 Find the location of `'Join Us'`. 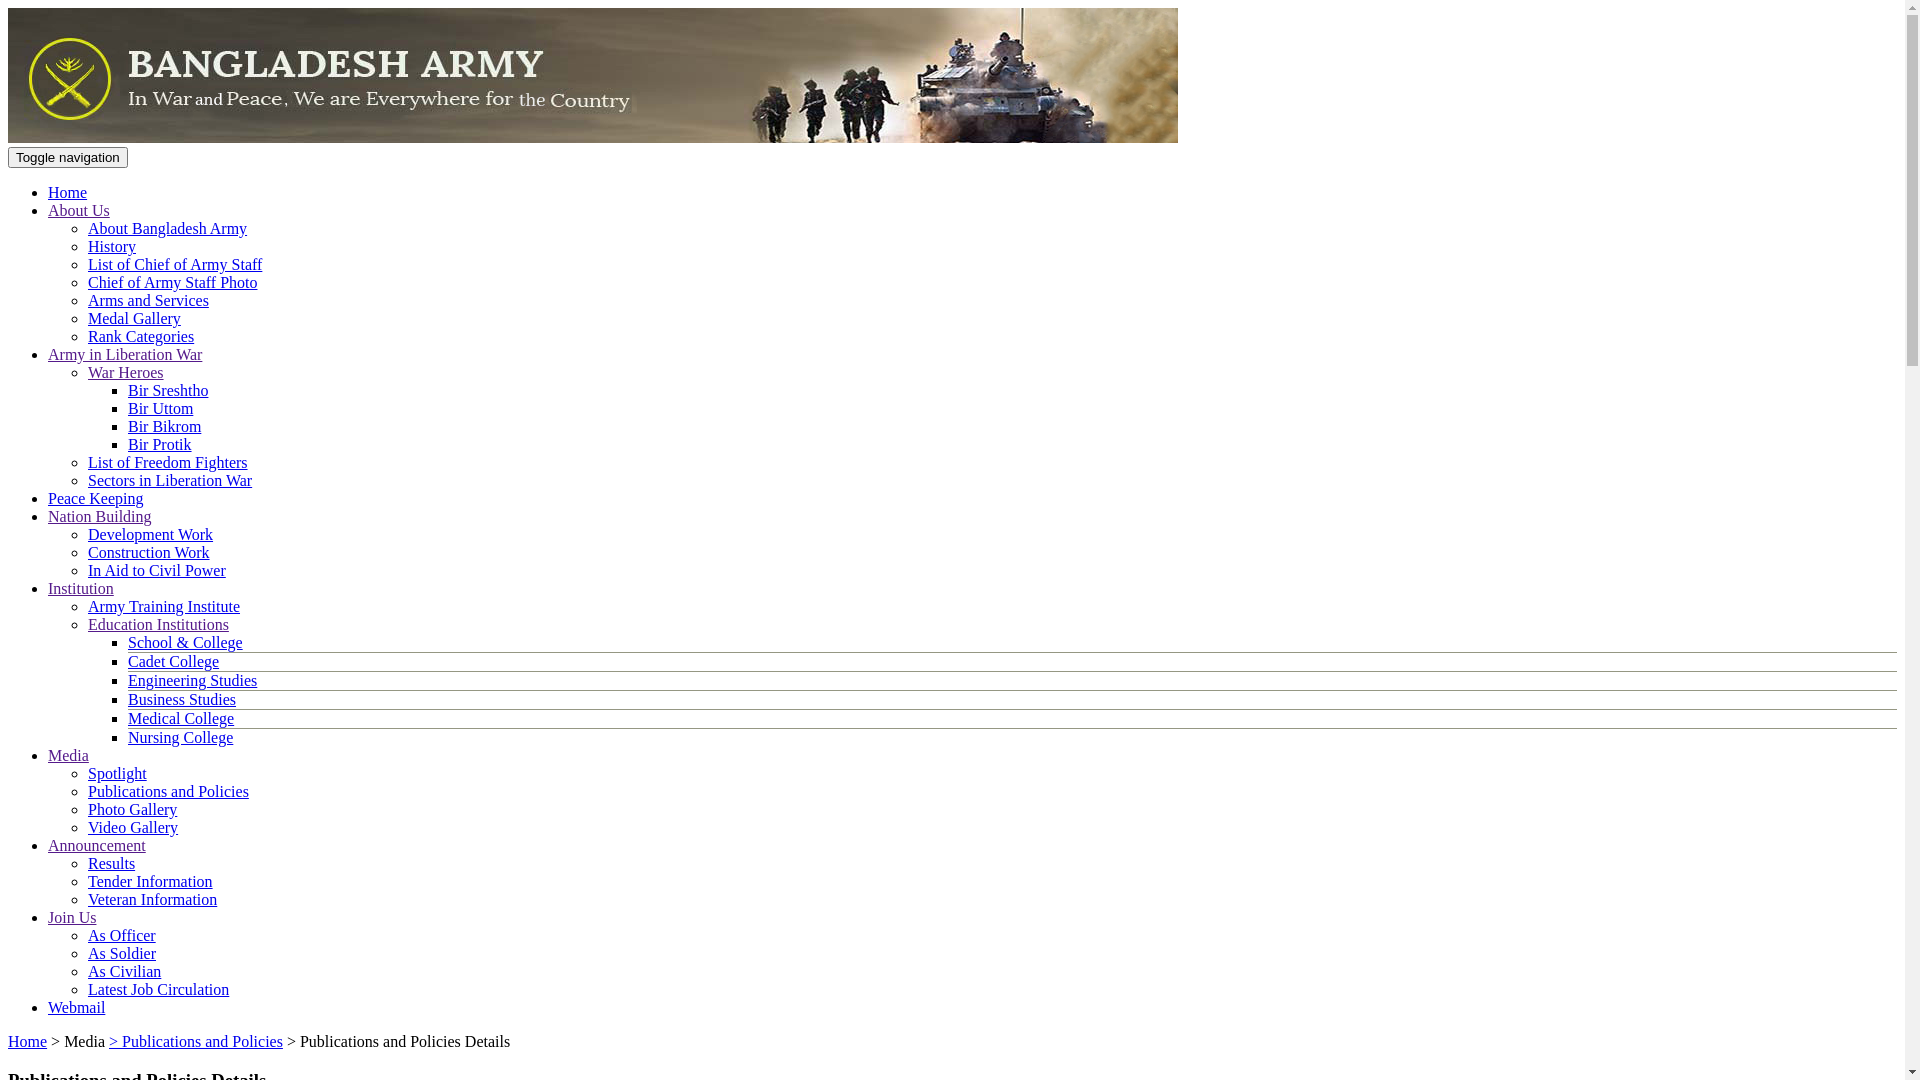

'Join Us' is located at coordinates (72, 917).